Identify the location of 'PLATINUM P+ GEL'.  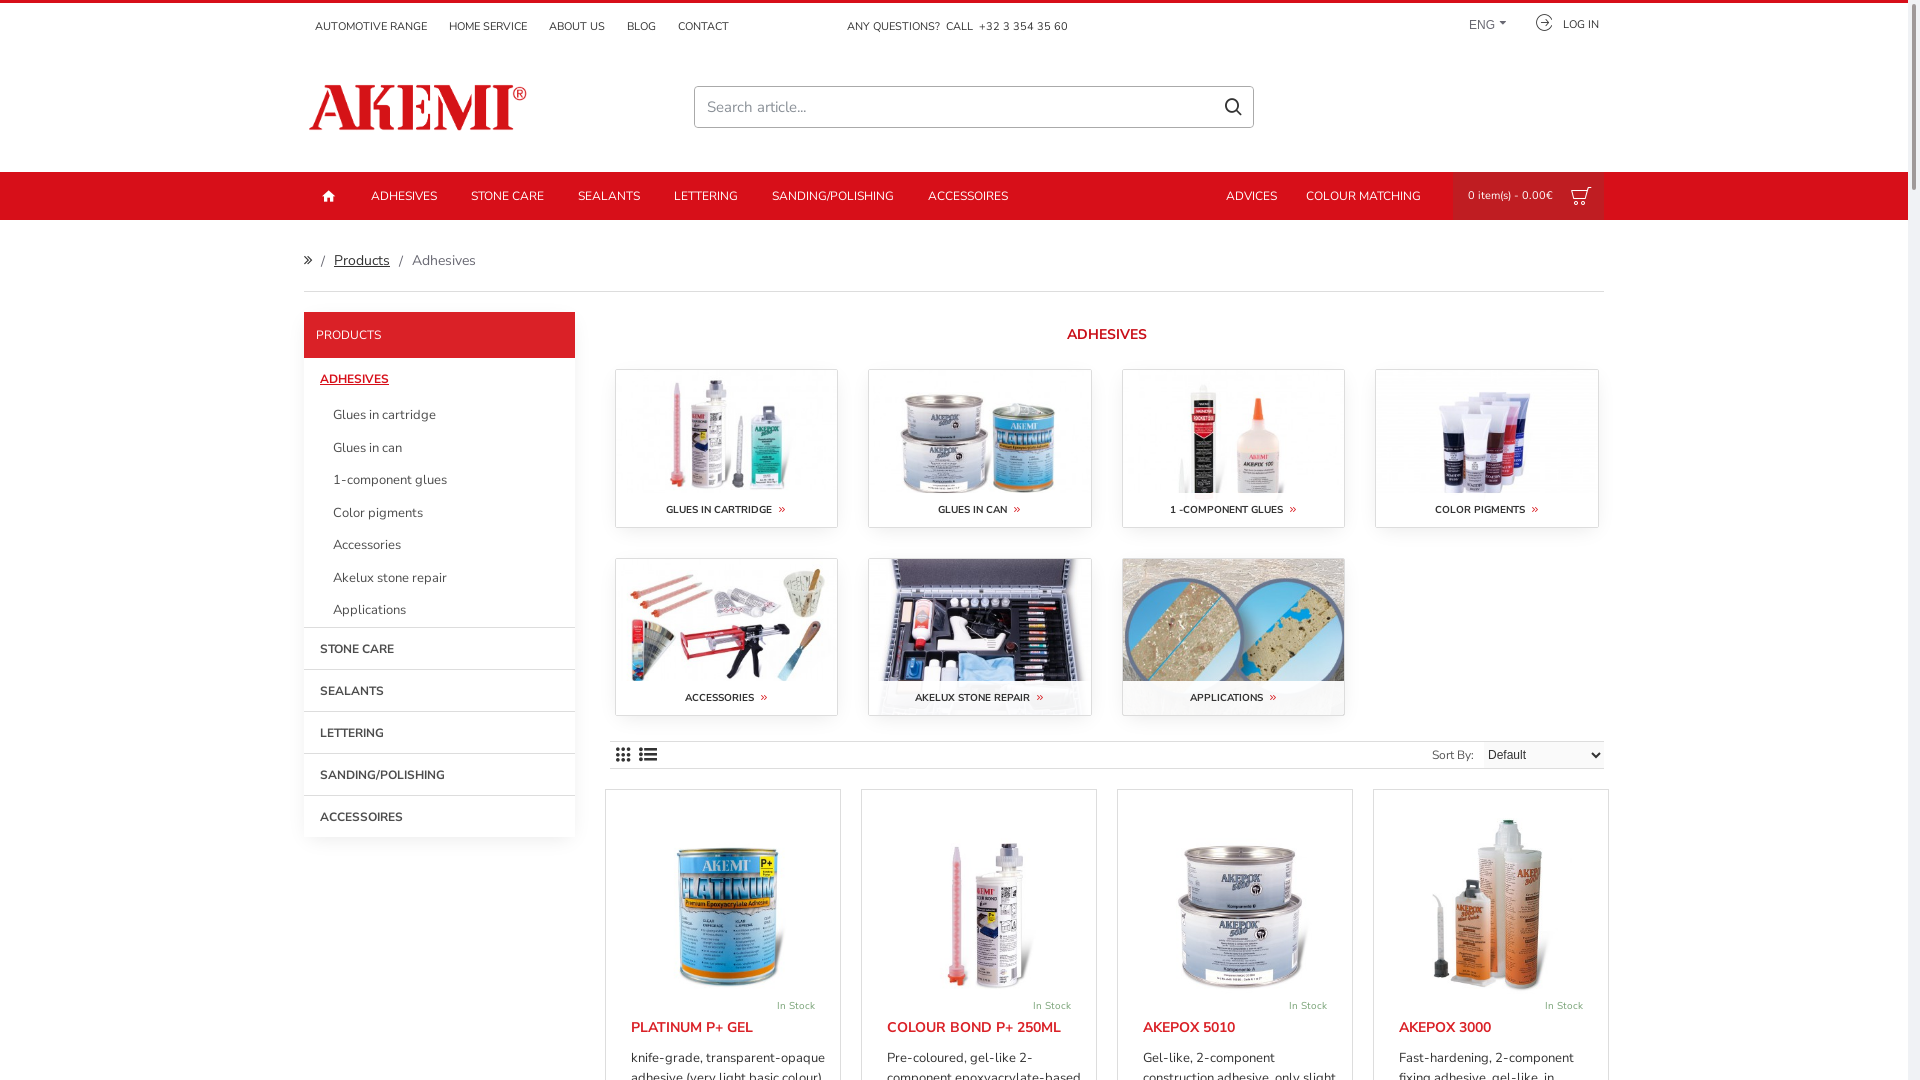
(629, 1028).